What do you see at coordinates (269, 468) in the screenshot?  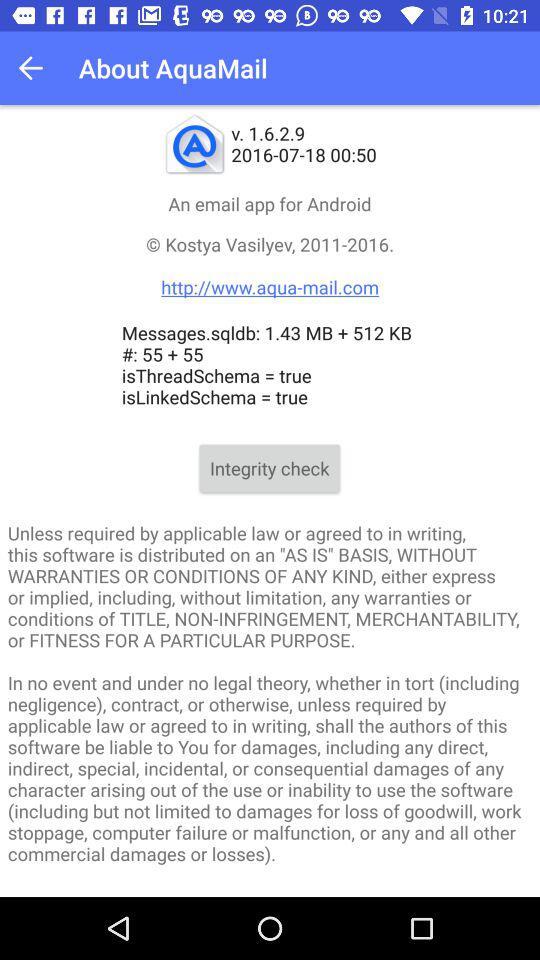 I see `the integrity check item` at bounding box center [269, 468].